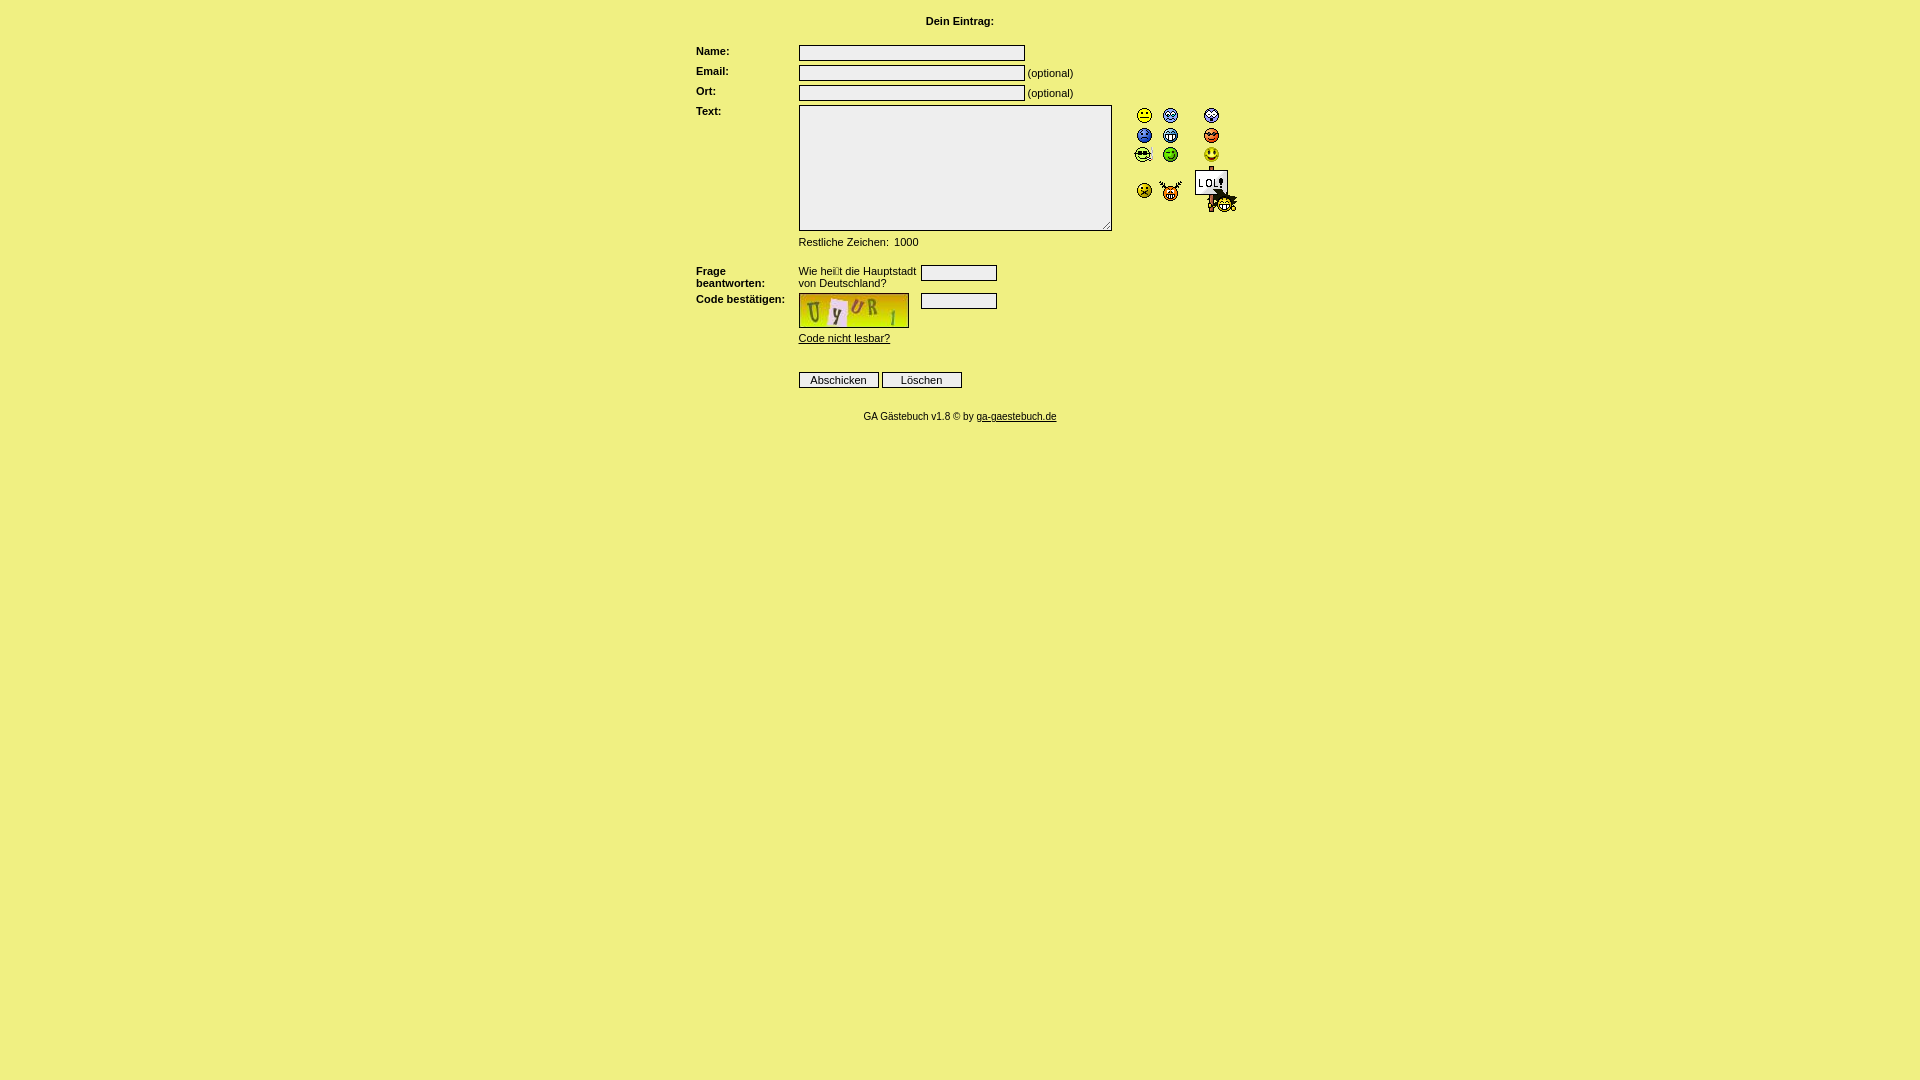 Image resolution: width=1920 pixels, height=1080 pixels. What do you see at coordinates (1158, 189) in the screenshot?
I see `'::('` at bounding box center [1158, 189].